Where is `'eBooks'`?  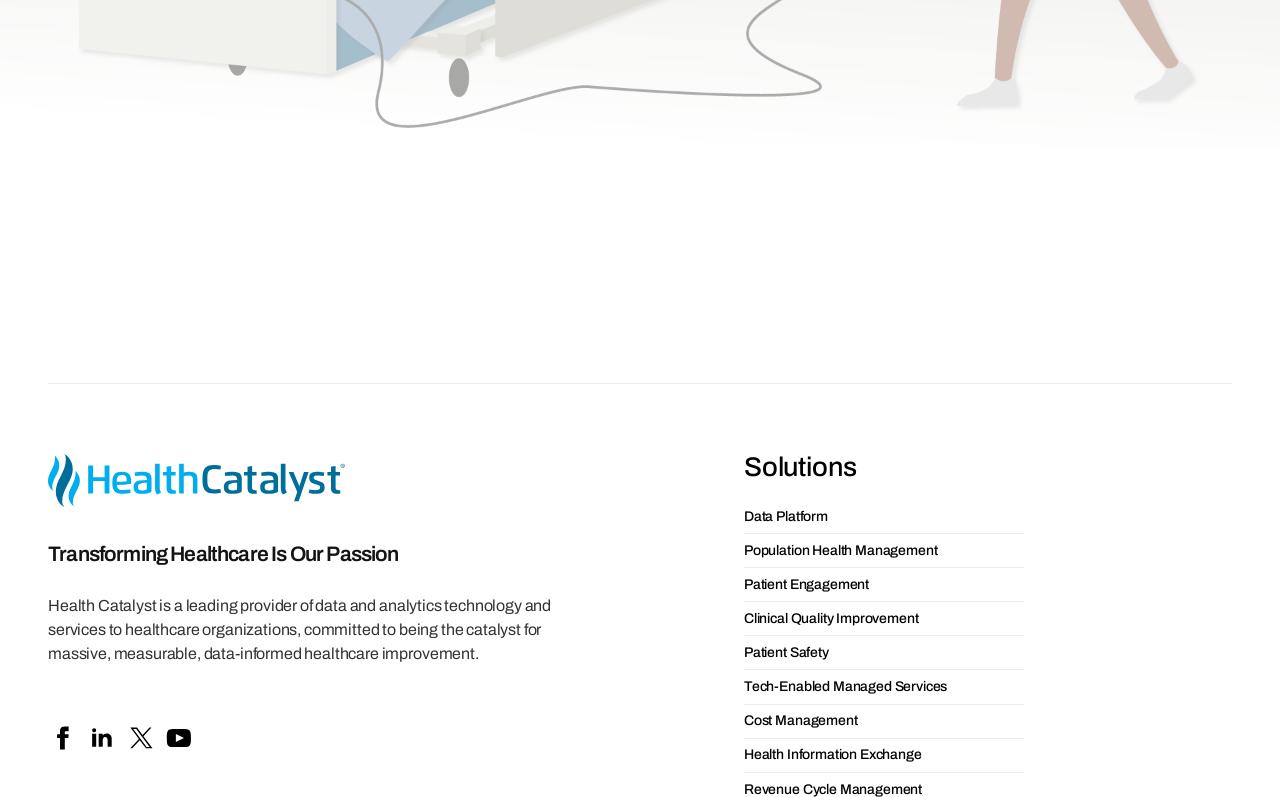
'eBooks' is located at coordinates (190, 753).